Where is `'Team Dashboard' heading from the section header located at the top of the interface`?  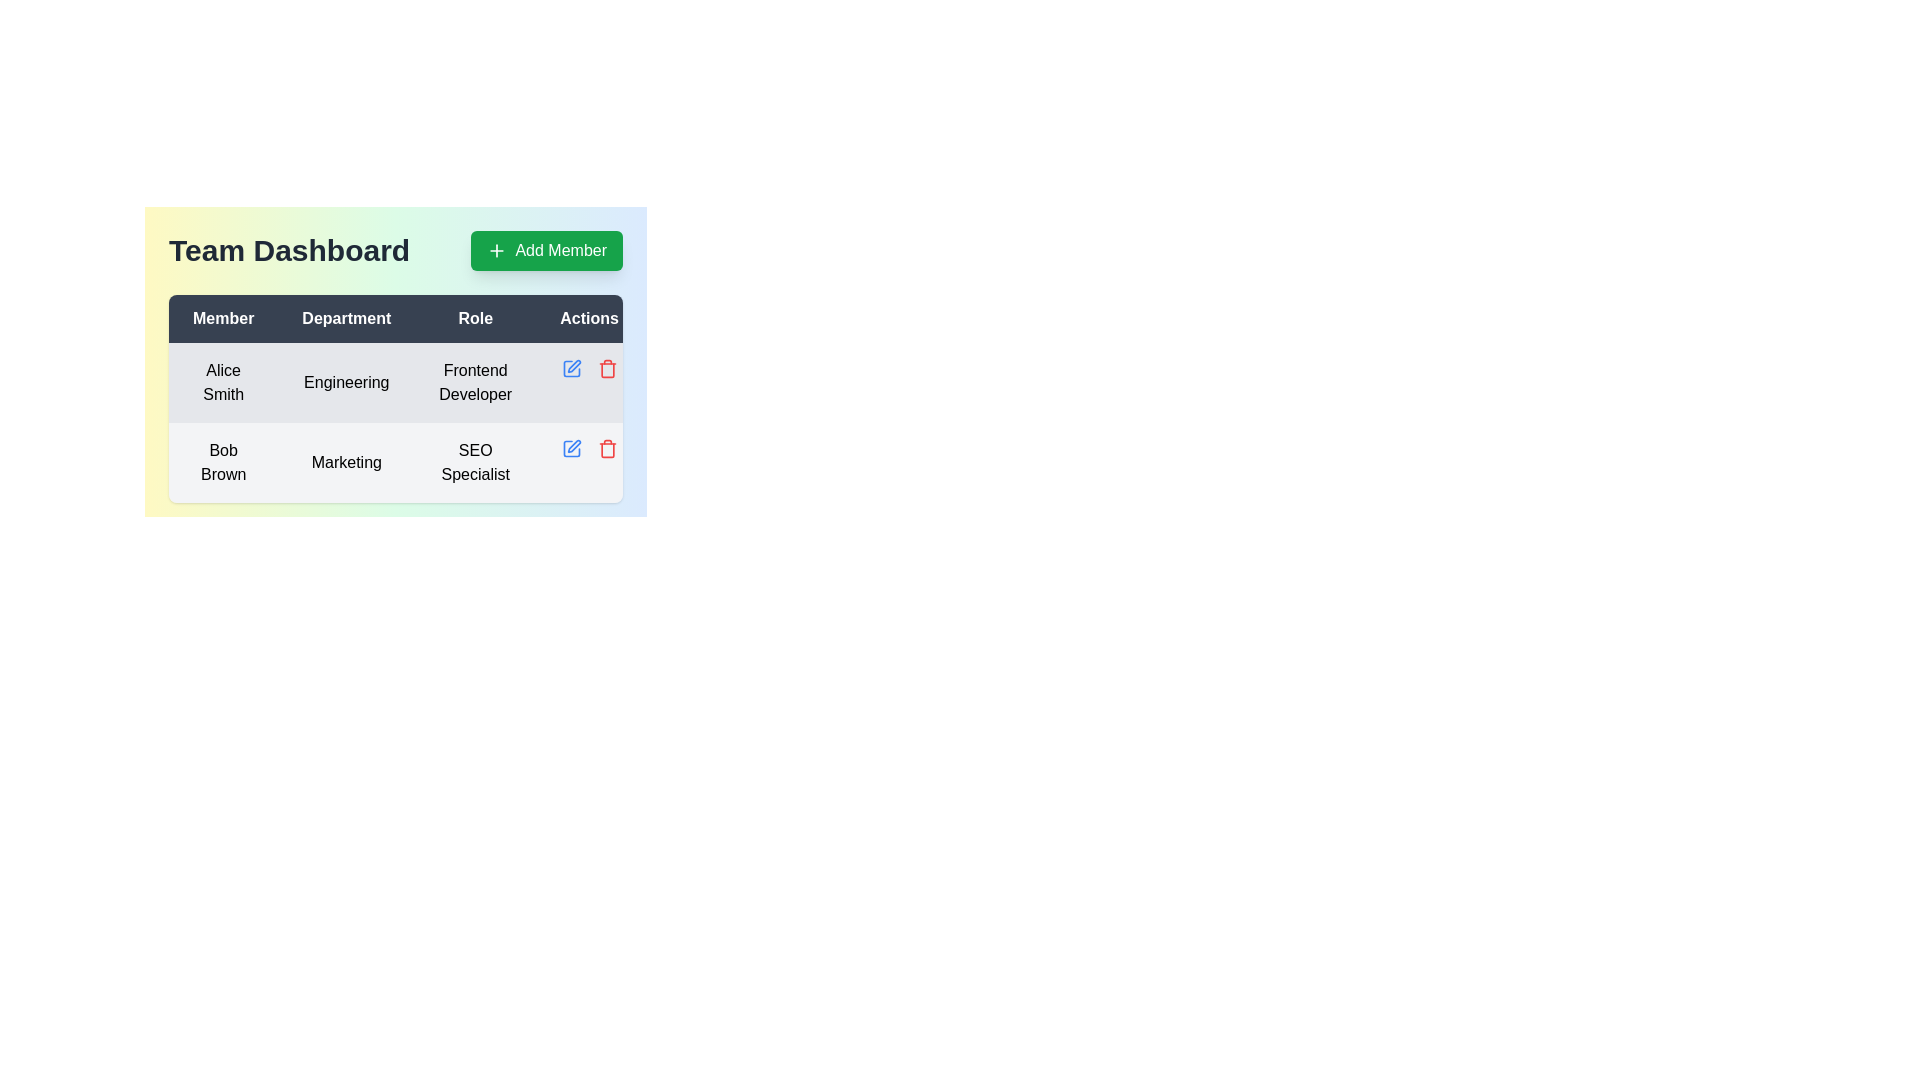
'Team Dashboard' heading from the section header located at the top of the interface is located at coordinates (395, 249).